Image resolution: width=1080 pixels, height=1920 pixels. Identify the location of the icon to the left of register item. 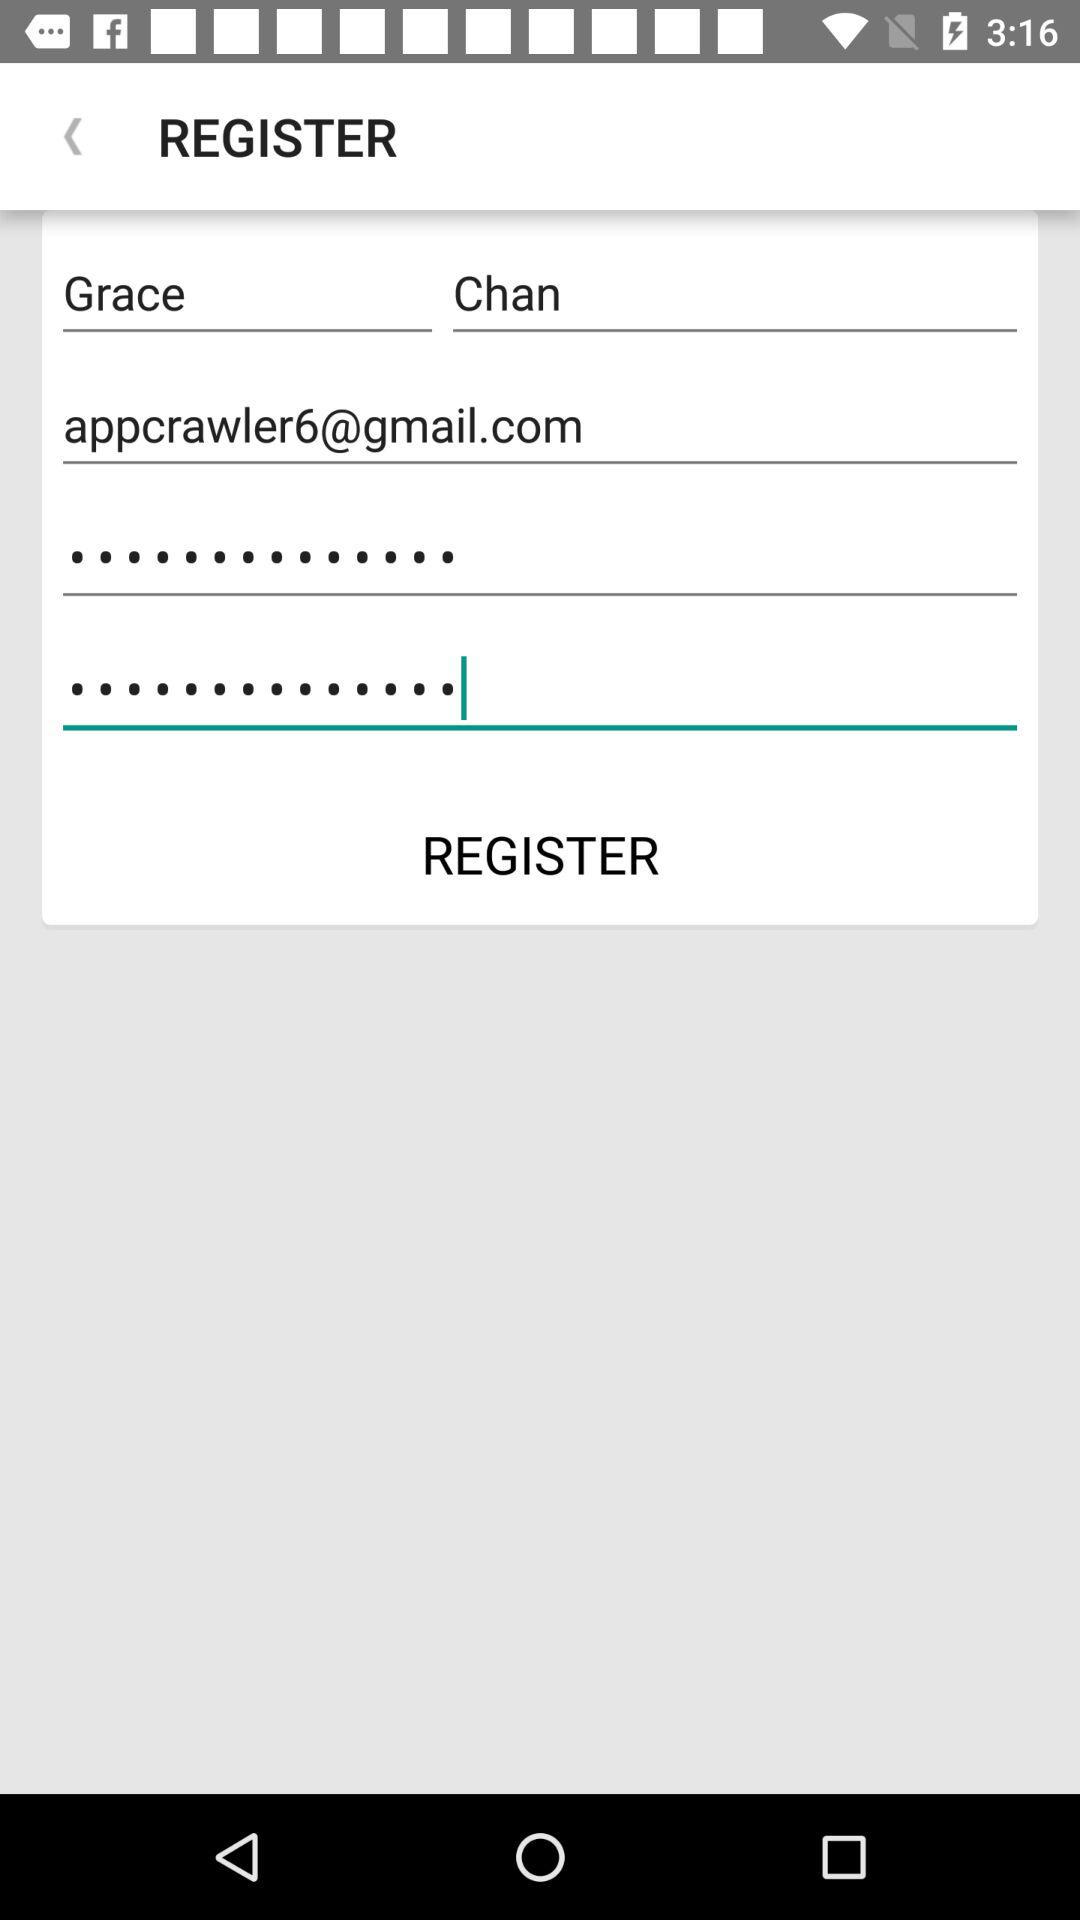
(72, 135).